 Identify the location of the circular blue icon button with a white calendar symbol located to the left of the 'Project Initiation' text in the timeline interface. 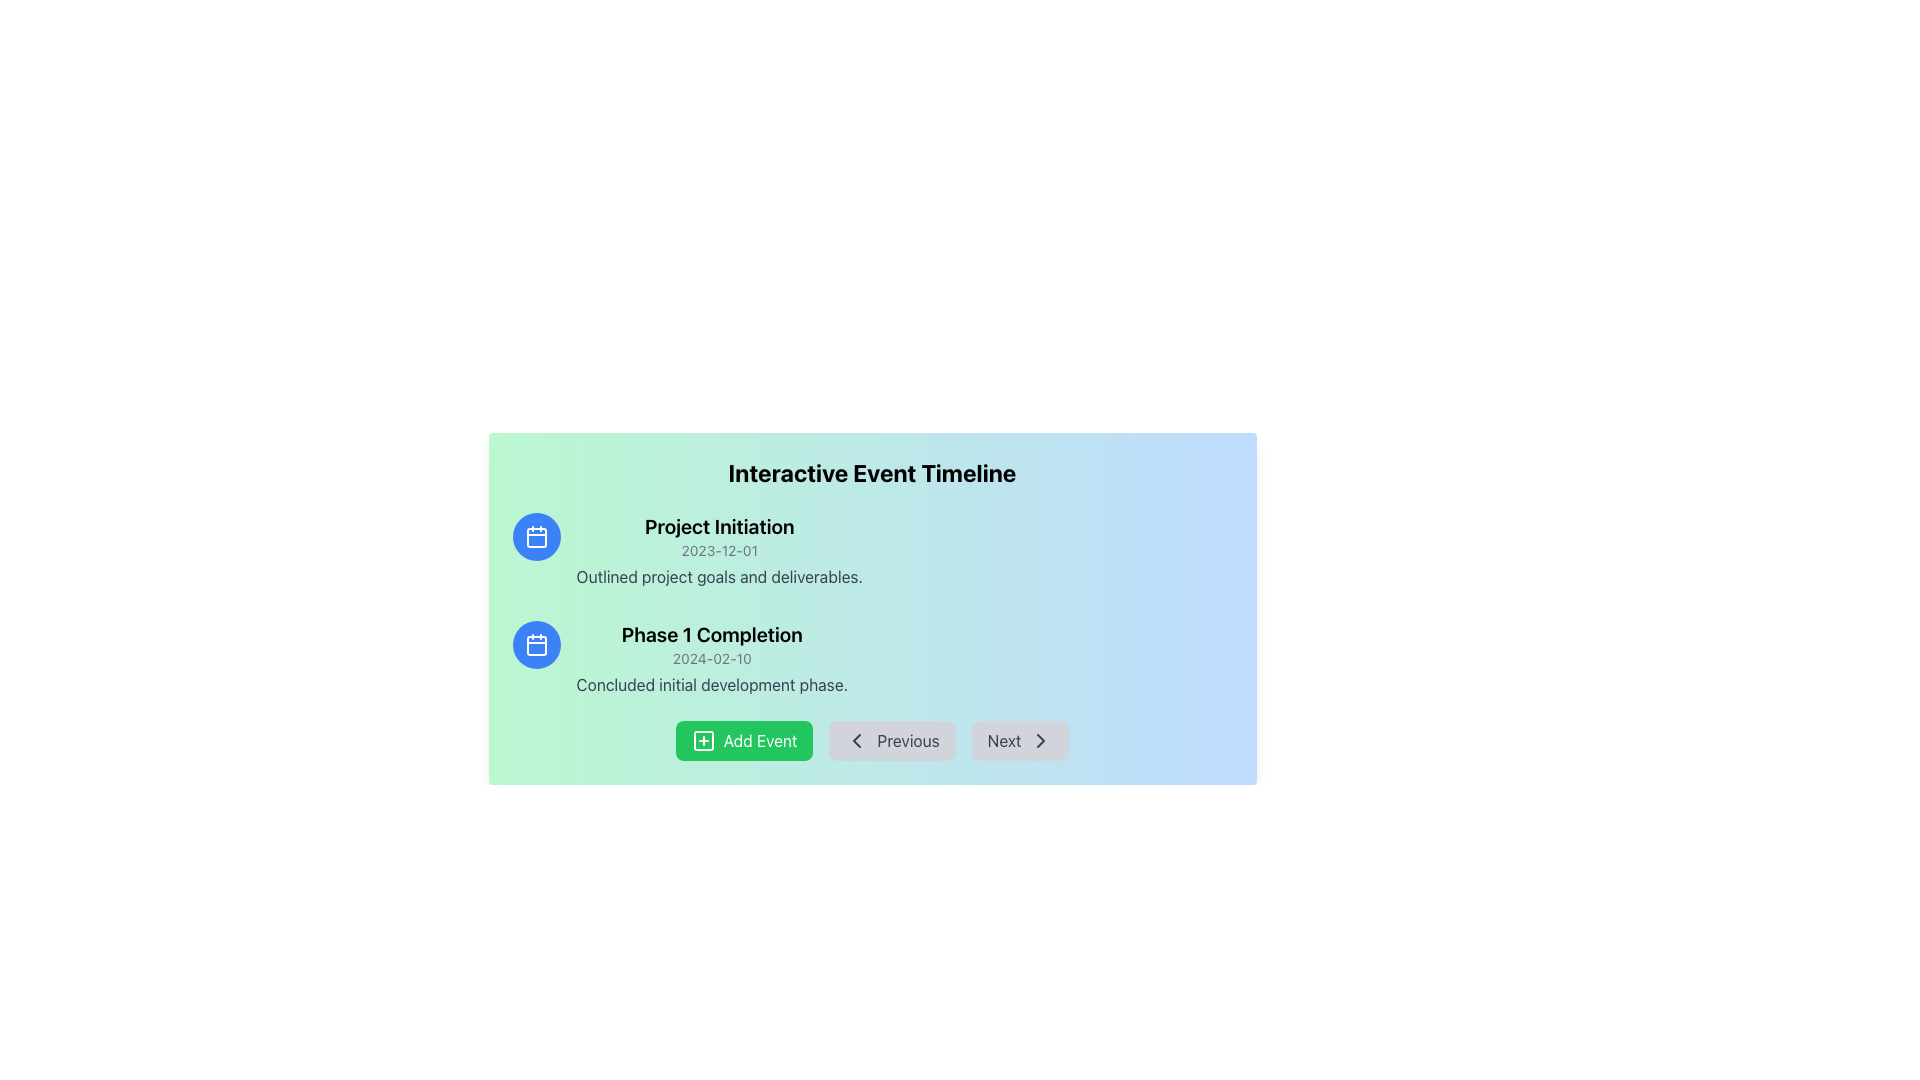
(536, 535).